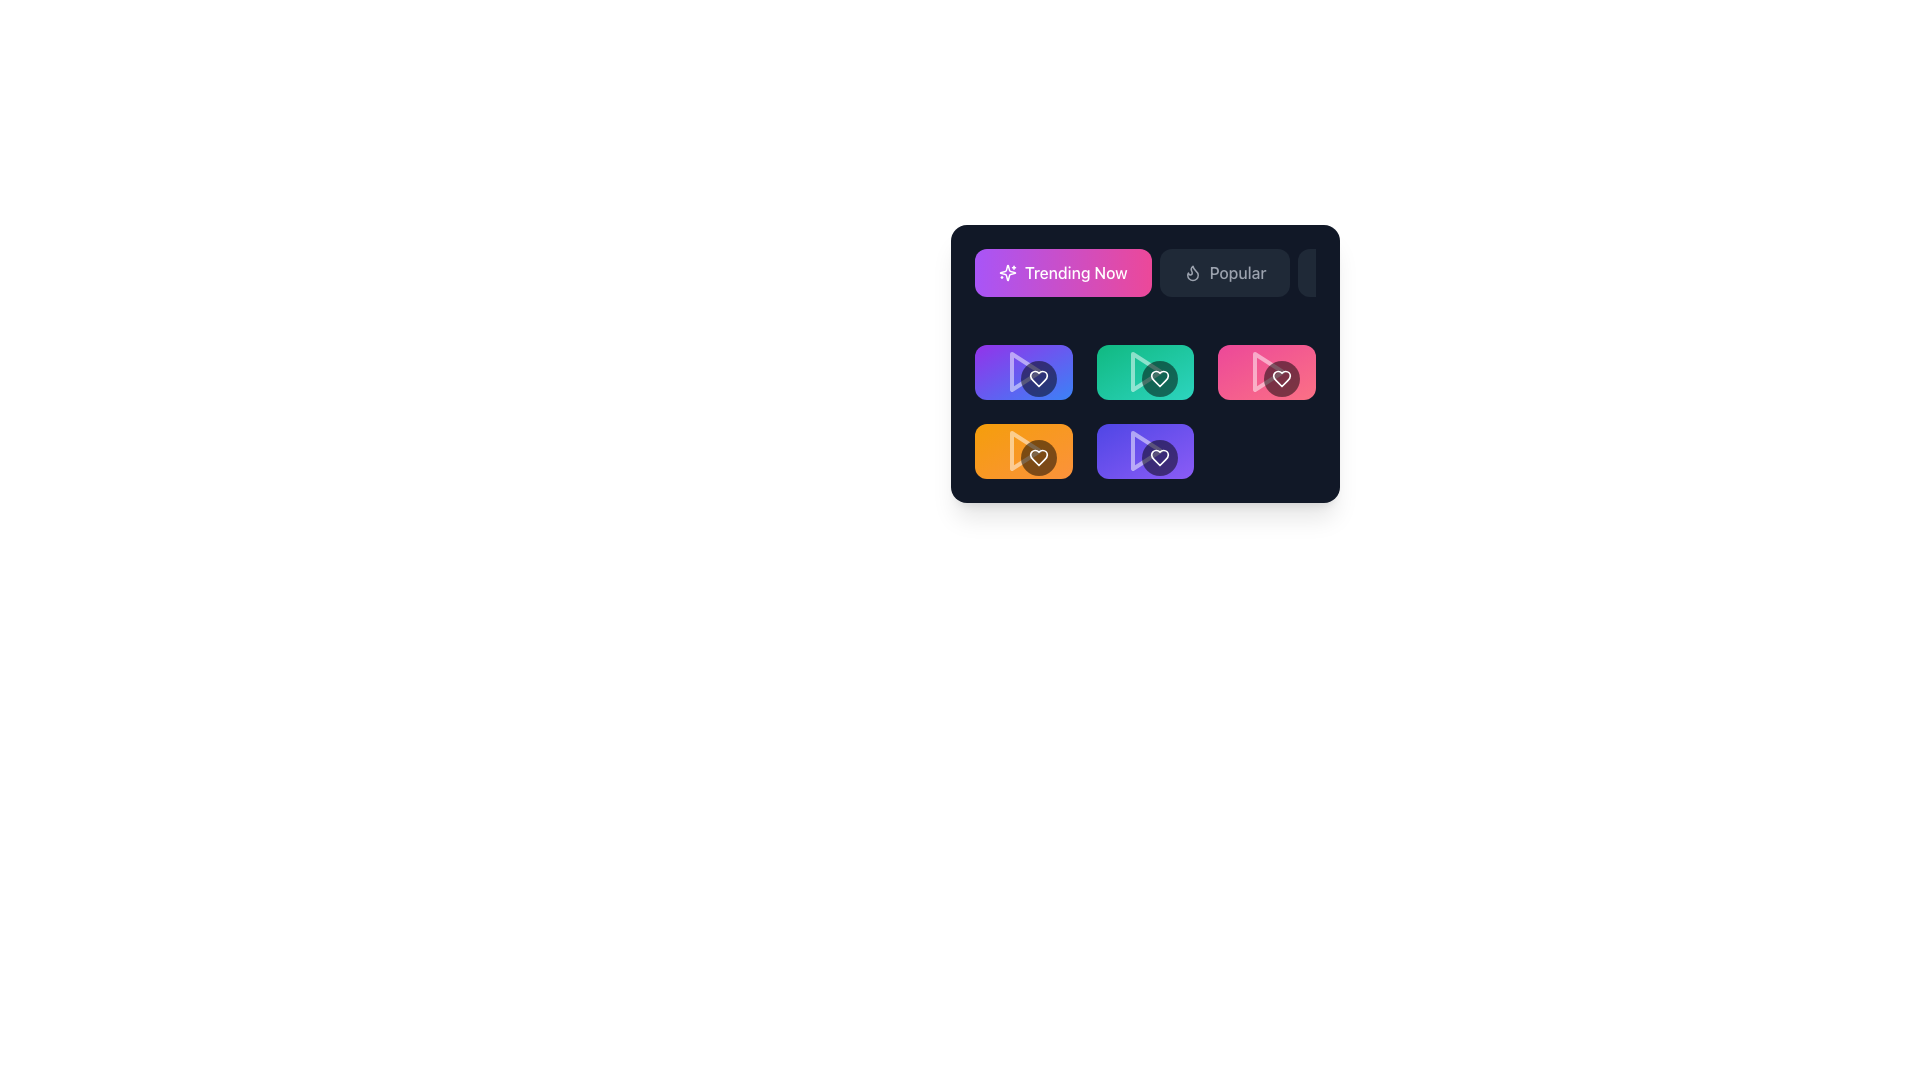  Describe the element at coordinates (1023, 451) in the screenshot. I see `the orange rectangular Content Tile with a play button and heart icon to initiate interaction` at that location.